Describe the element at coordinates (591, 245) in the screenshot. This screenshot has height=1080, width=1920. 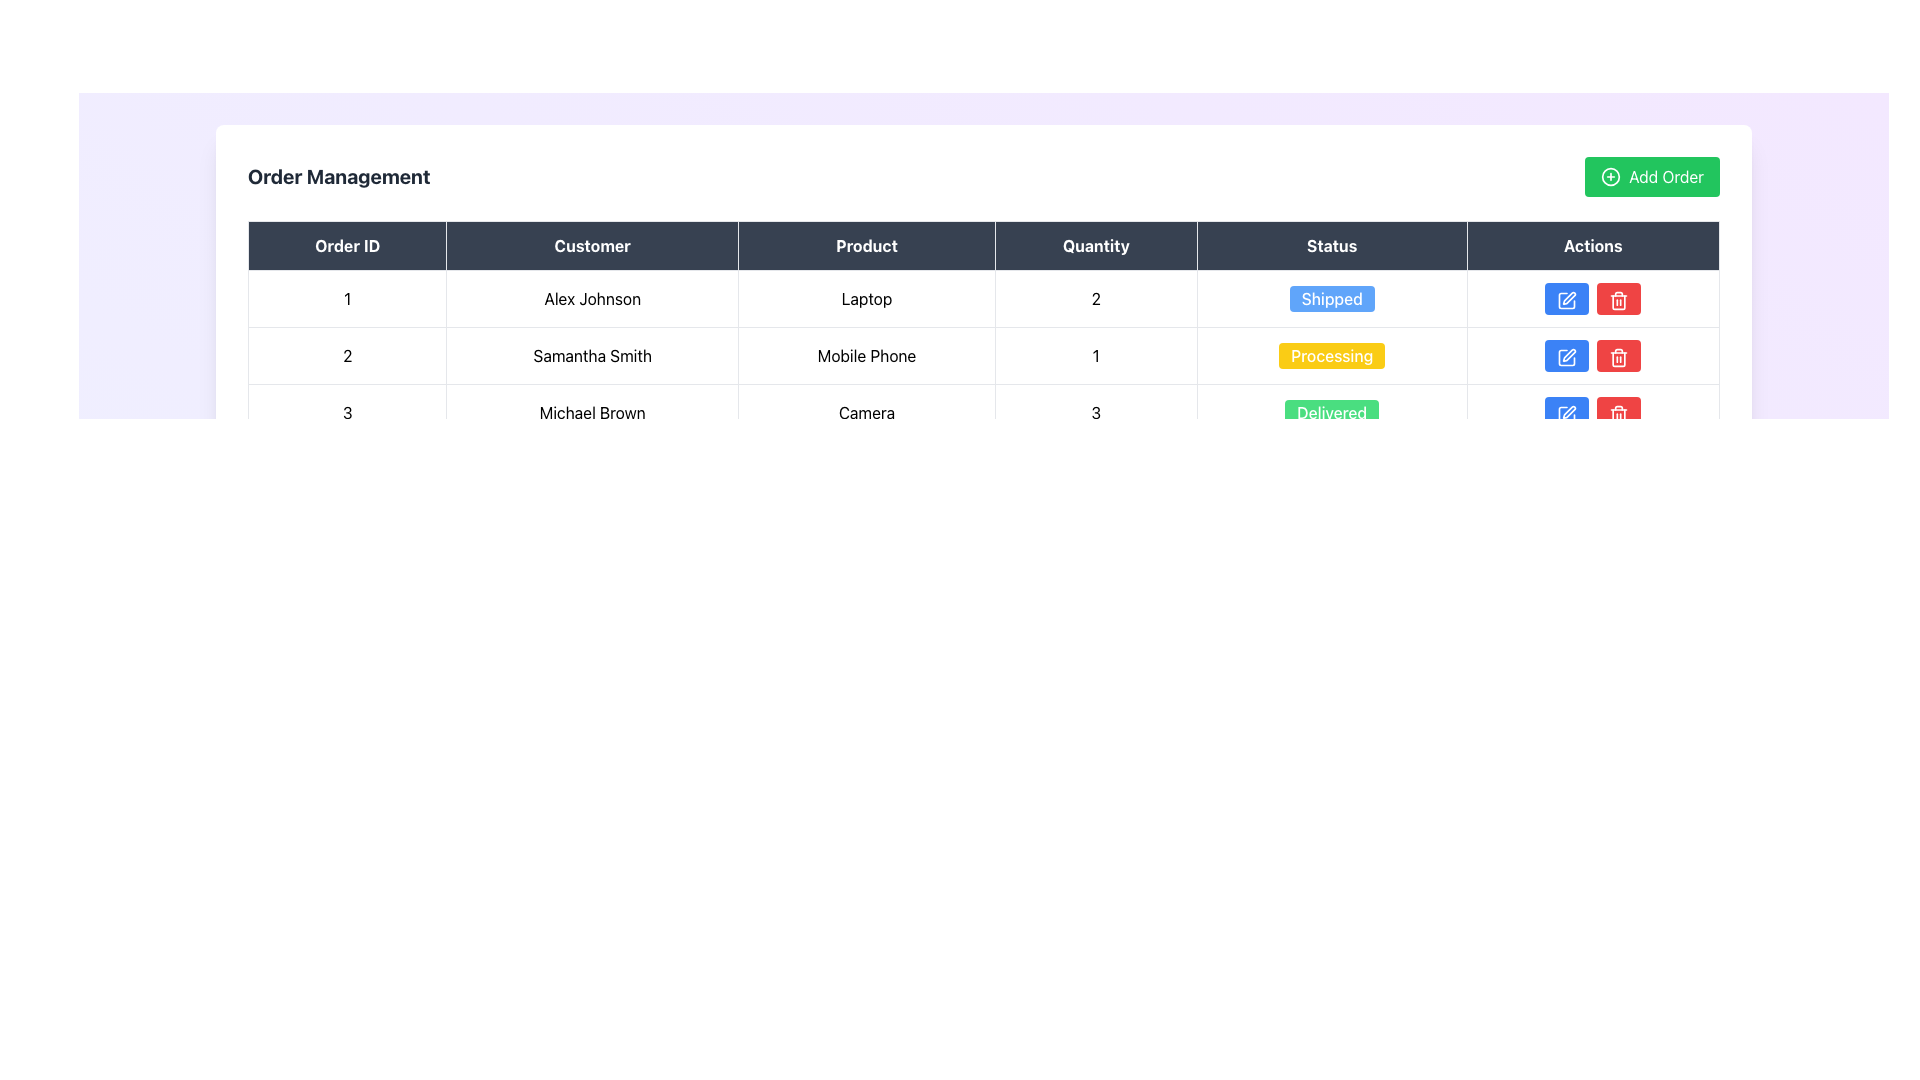
I see `the table header cell containing the text 'Customer', which is styled with a dark background and white text, located between 'Order ID' and 'Product'` at that location.